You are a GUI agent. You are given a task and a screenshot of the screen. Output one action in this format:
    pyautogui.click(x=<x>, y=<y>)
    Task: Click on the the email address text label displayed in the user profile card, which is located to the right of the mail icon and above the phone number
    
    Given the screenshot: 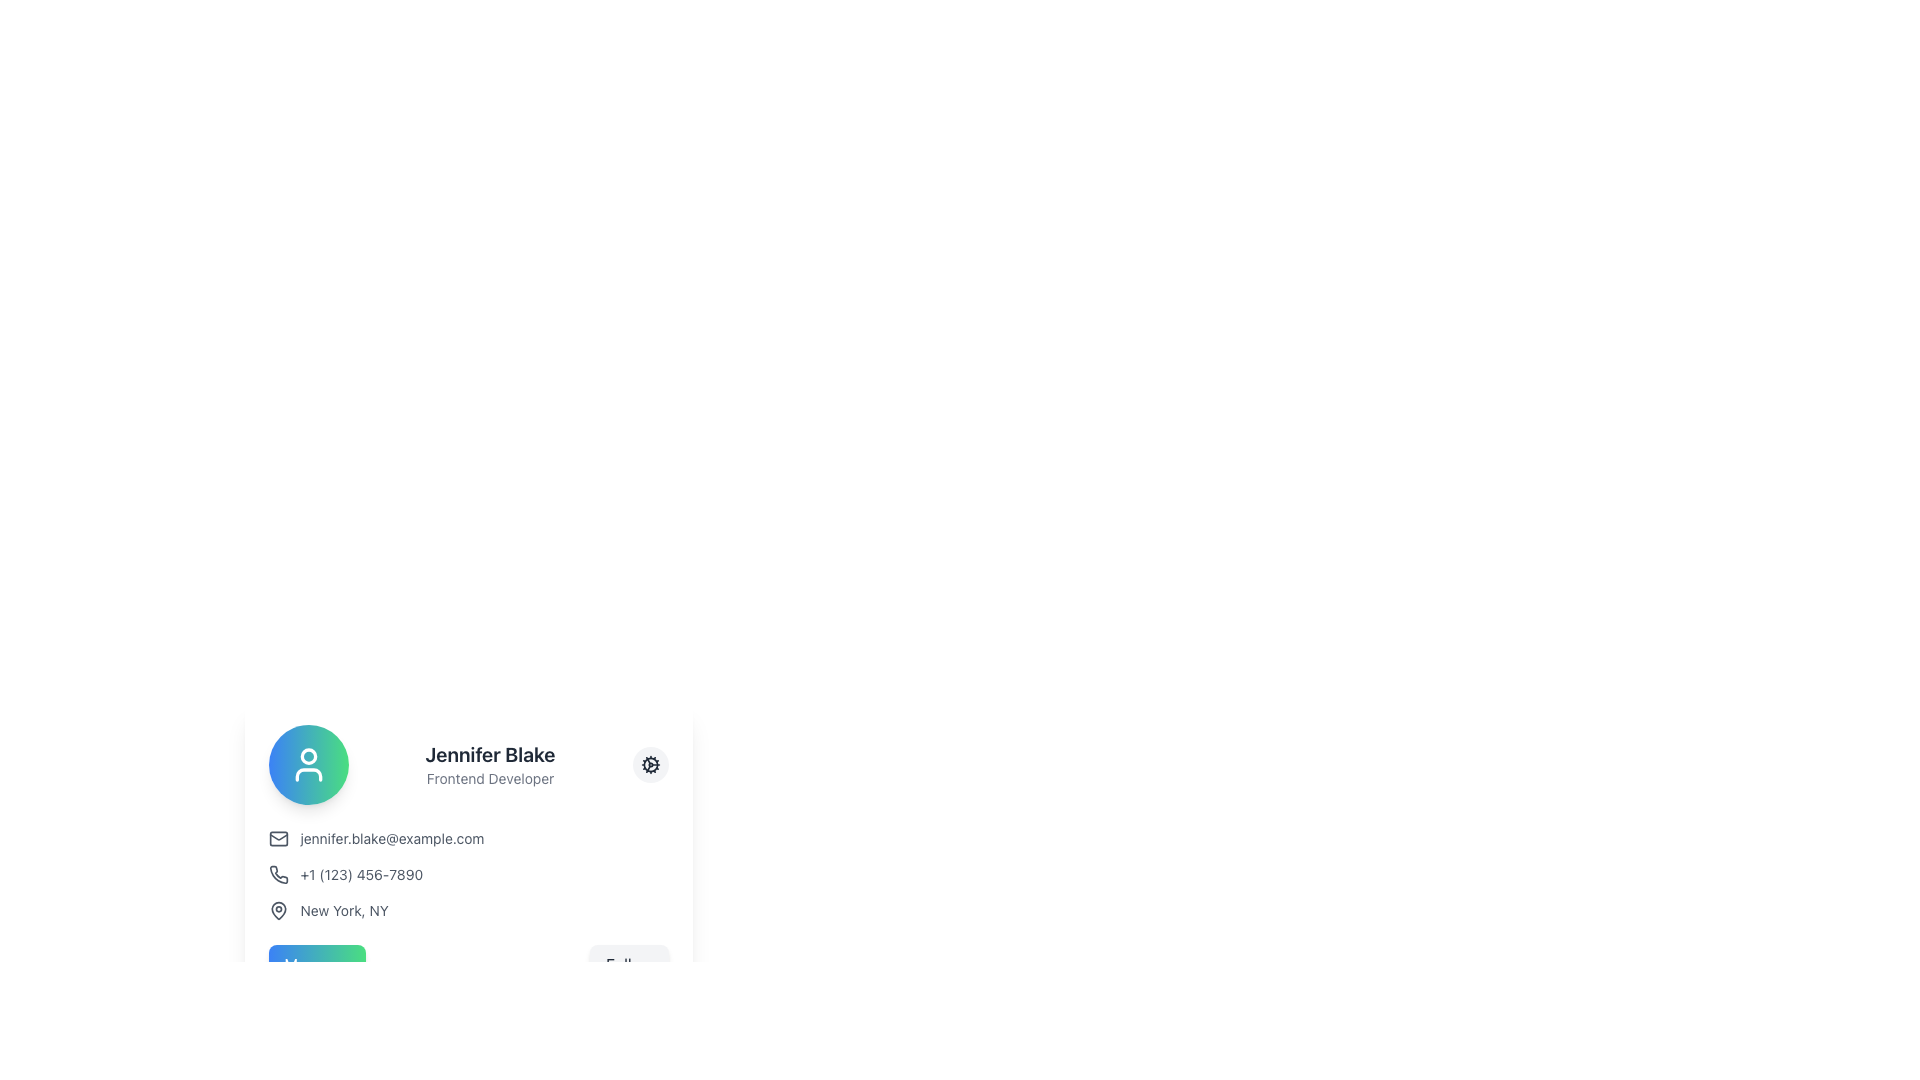 What is the action you would take?
    pyautogui.click(x=392, y=839)
    